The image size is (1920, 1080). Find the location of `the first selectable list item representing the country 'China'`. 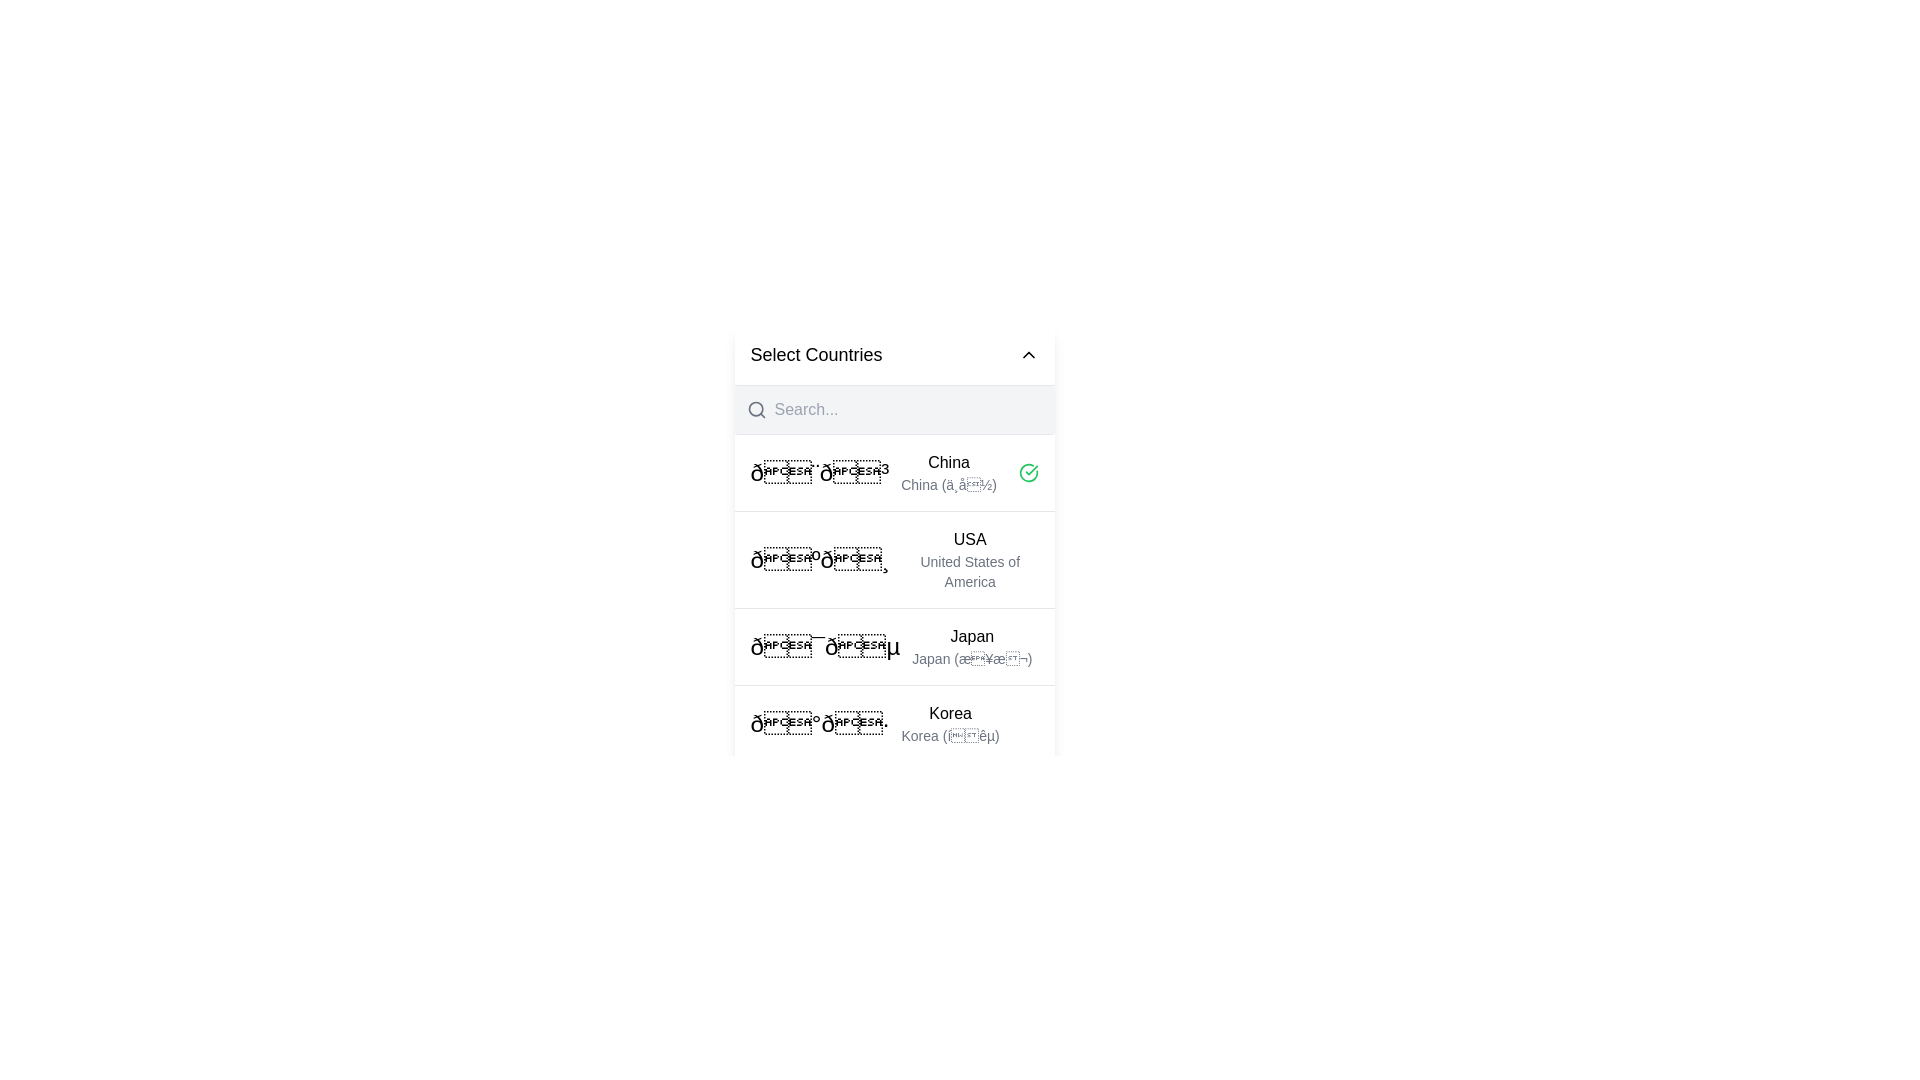

the first selectable list item representing the country 'China' is located at coordinates (893, 473).